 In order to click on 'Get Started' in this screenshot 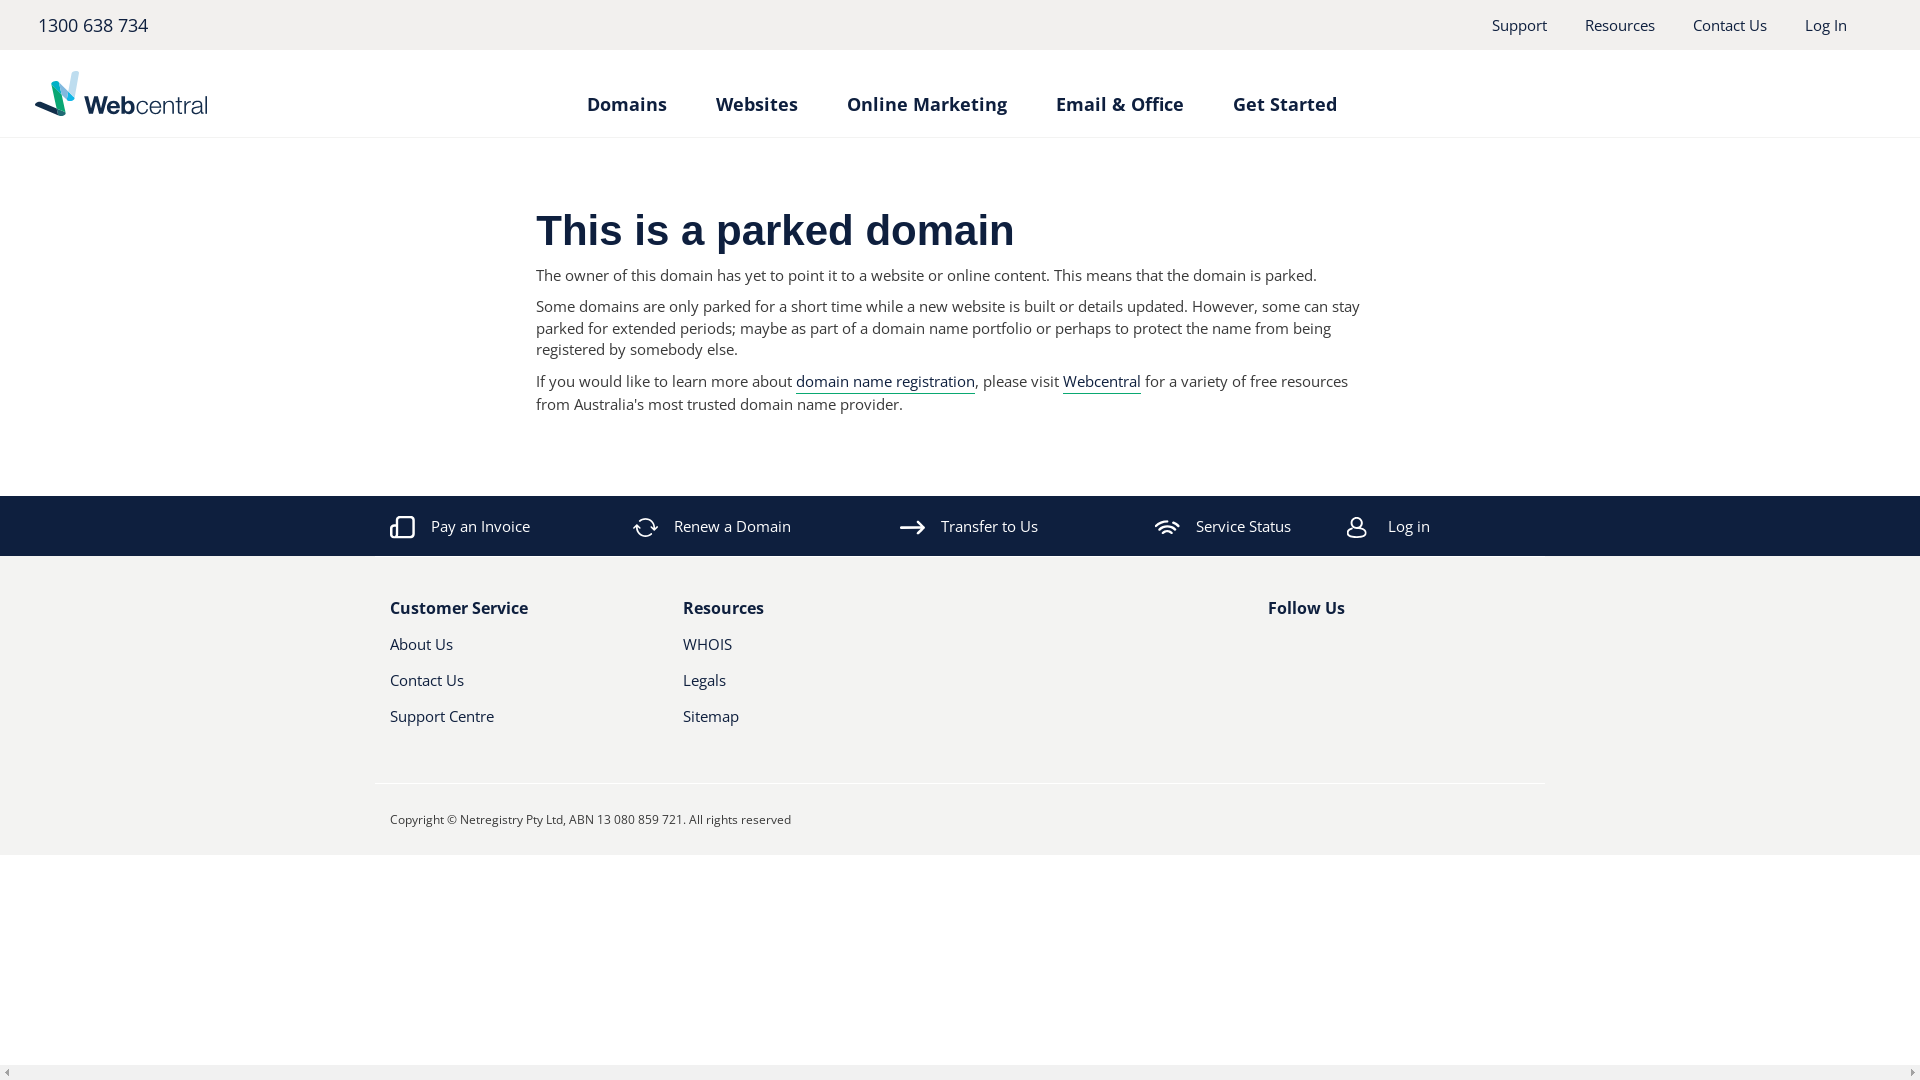, I will do `click(1231, 94)`.